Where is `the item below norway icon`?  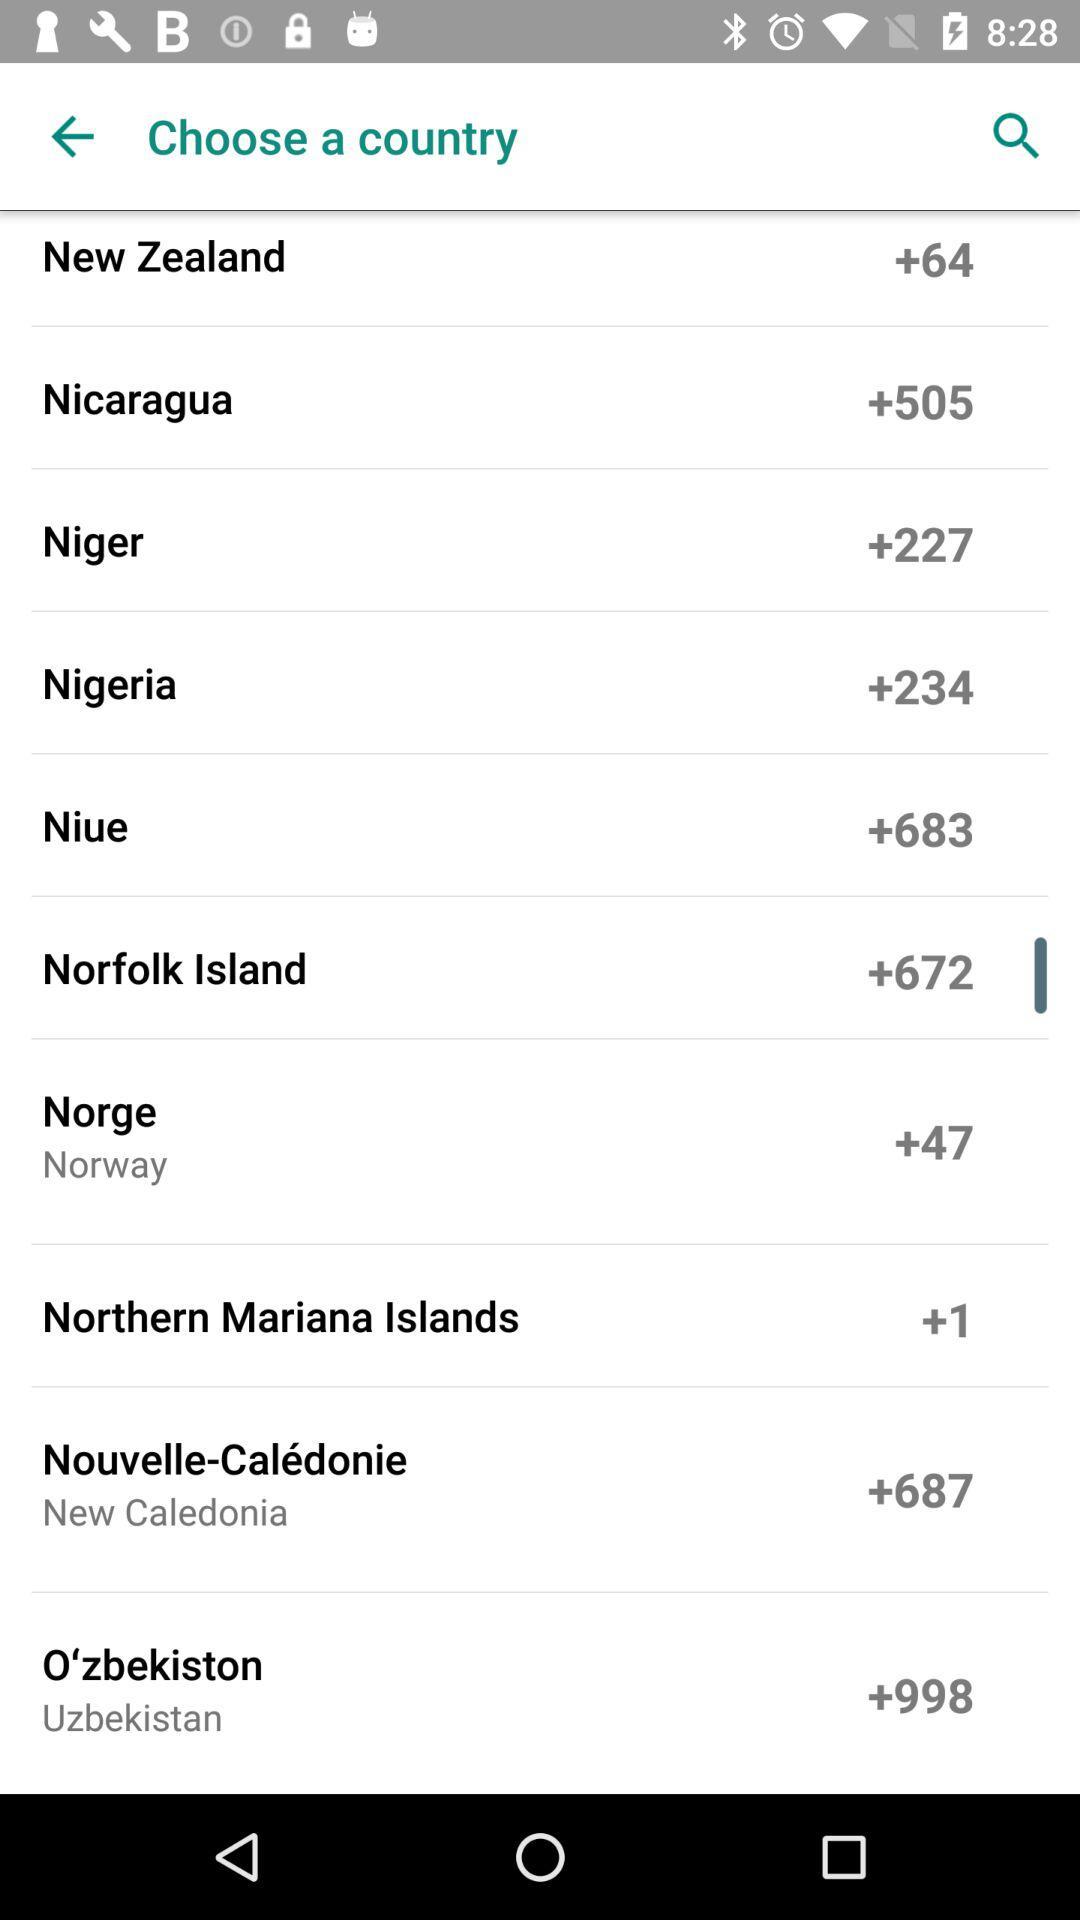
the item below norway icon is located at coordinates (280, 1315).